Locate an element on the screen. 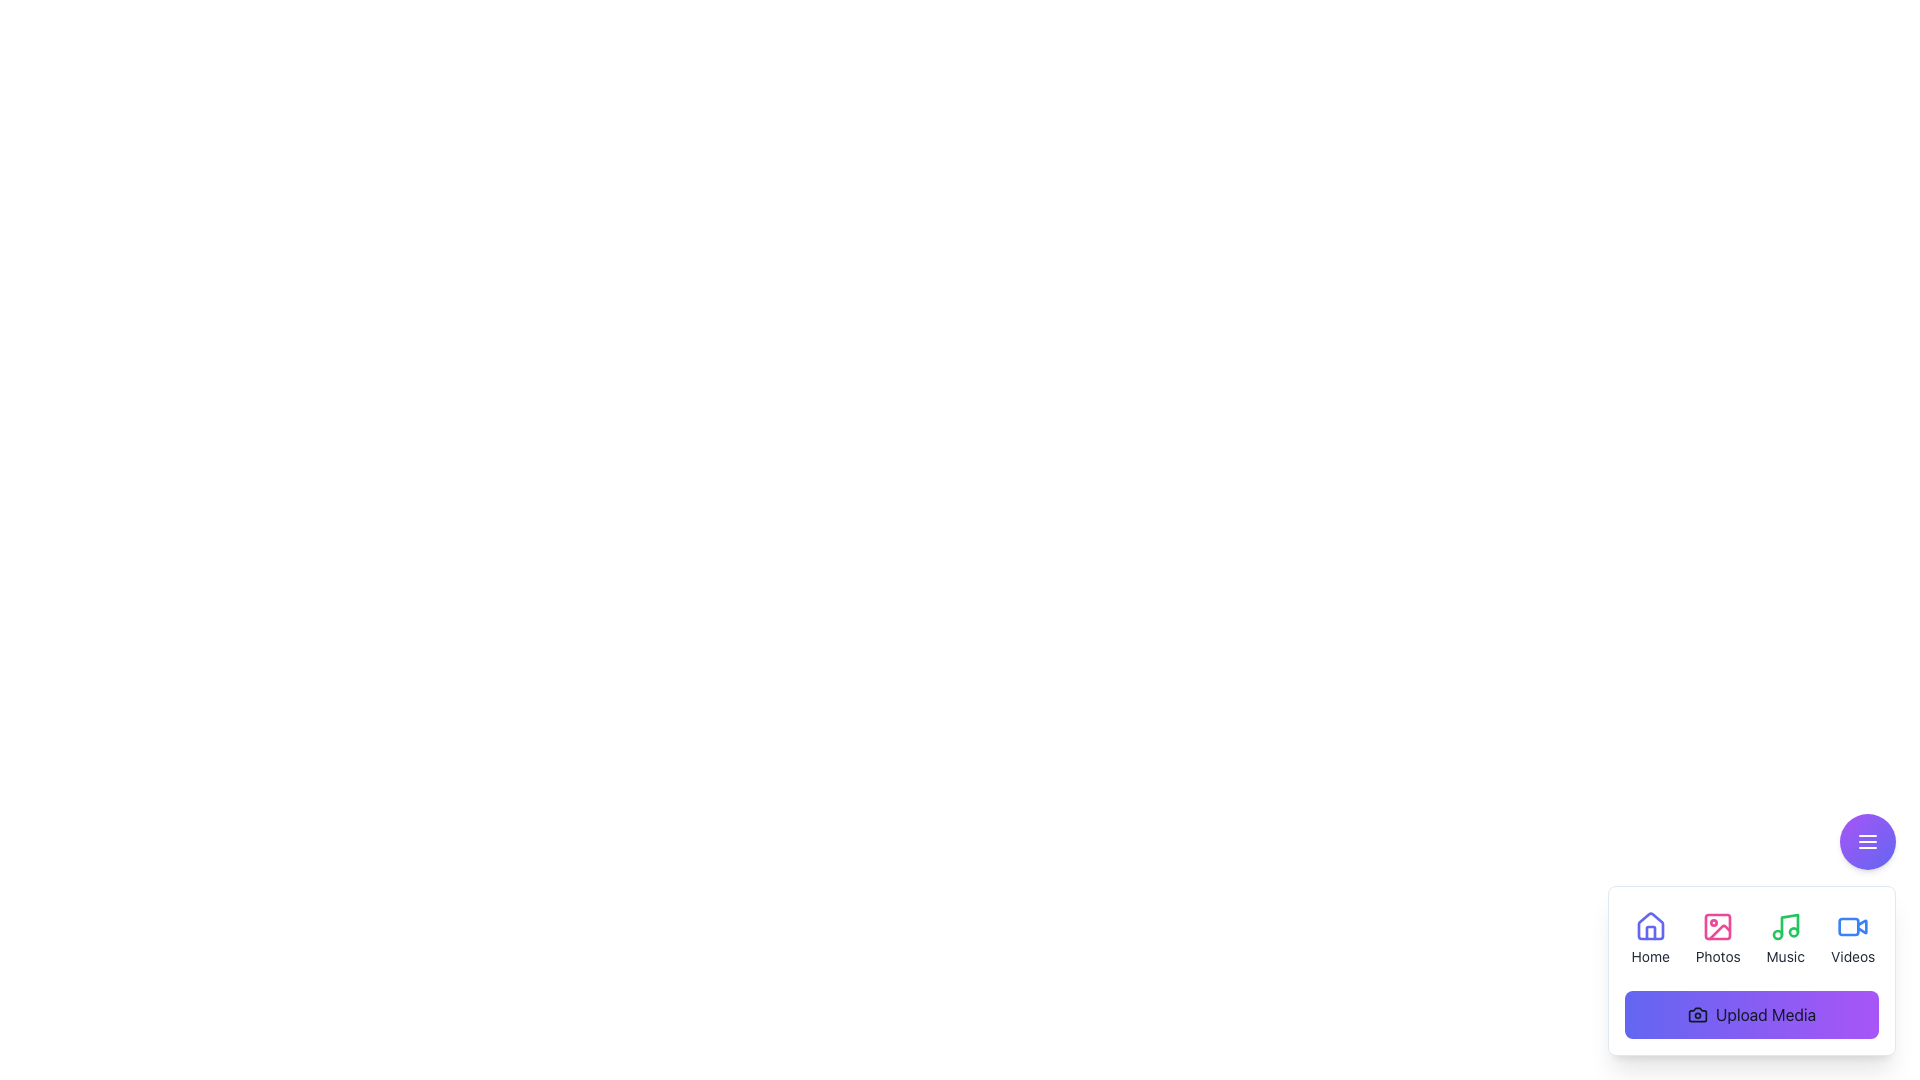  the camera icon located to the left of the 'Upload Media' text within the gradient button at the bottom center of the interface is located at coordinates (1696, 1014).